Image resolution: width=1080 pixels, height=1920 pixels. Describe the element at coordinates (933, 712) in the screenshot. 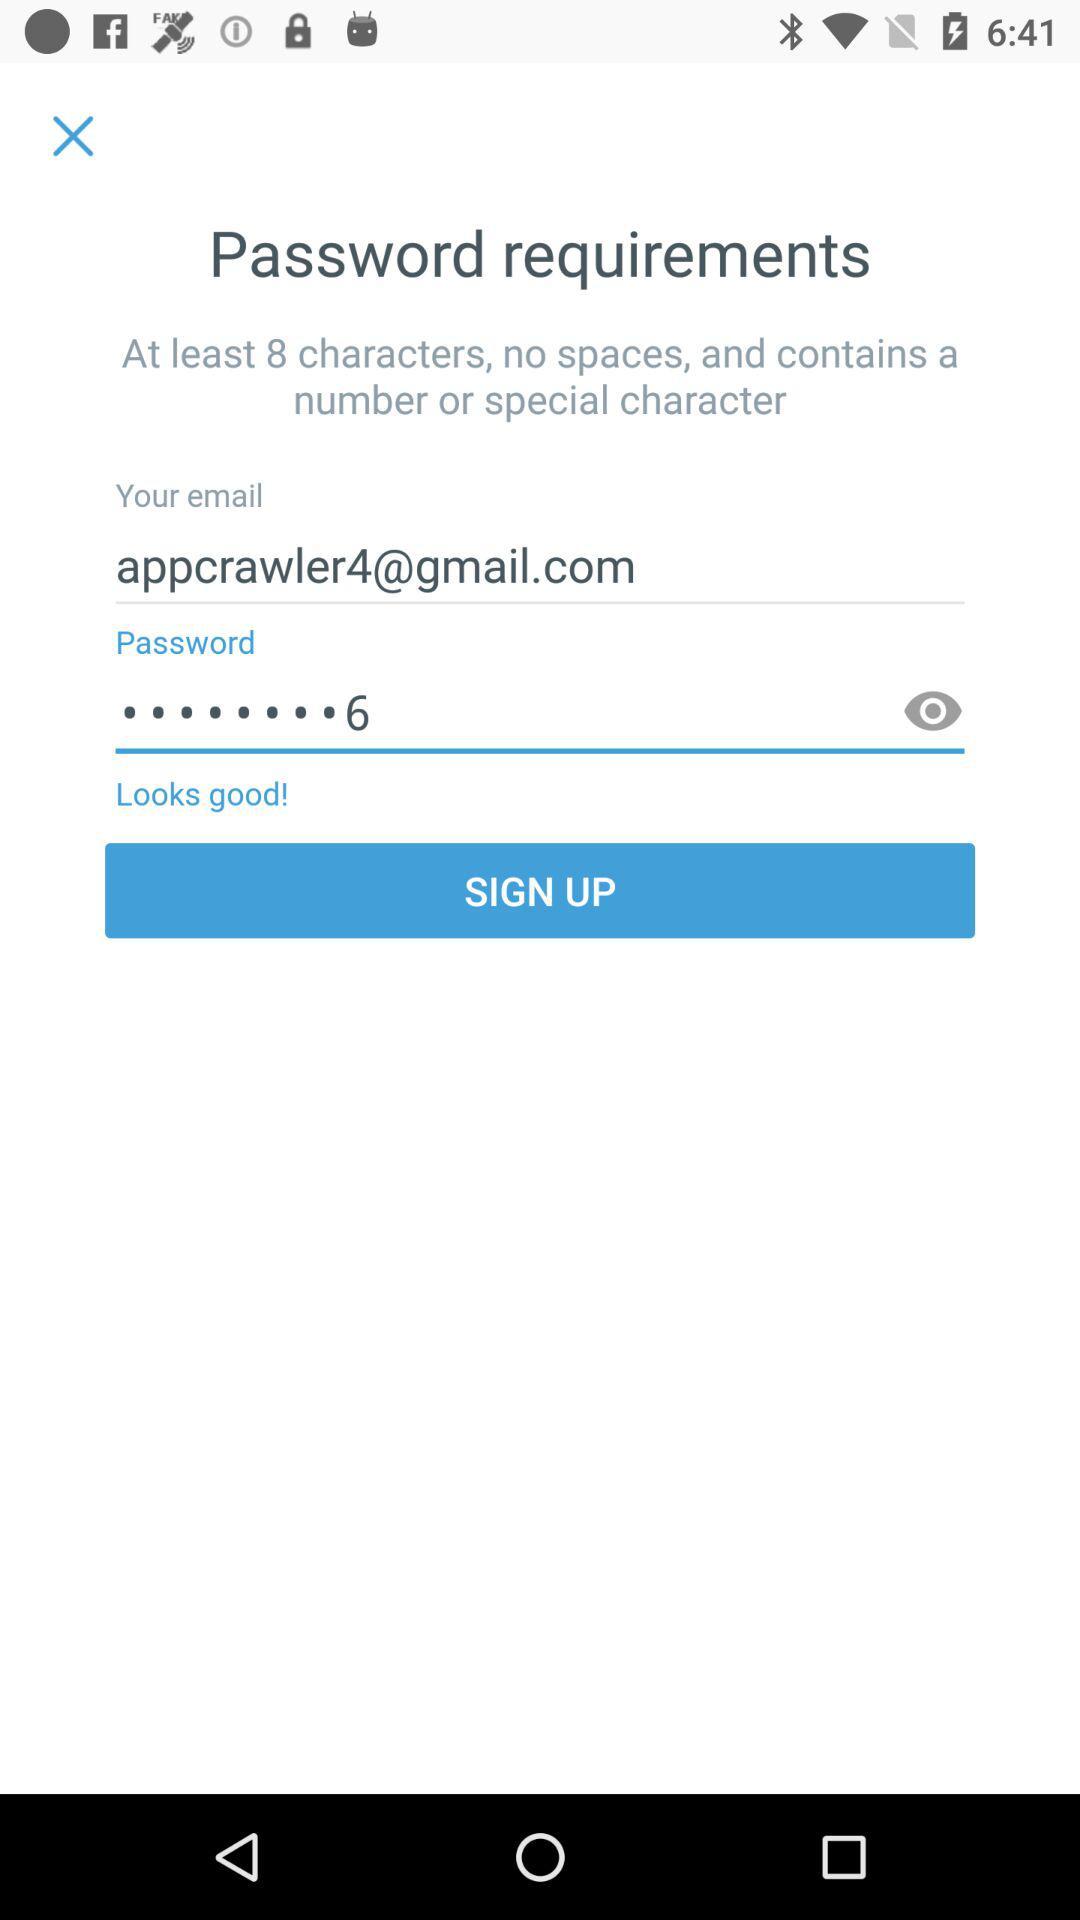

I see `item below the appcrawler4@gmail.com` at that location.